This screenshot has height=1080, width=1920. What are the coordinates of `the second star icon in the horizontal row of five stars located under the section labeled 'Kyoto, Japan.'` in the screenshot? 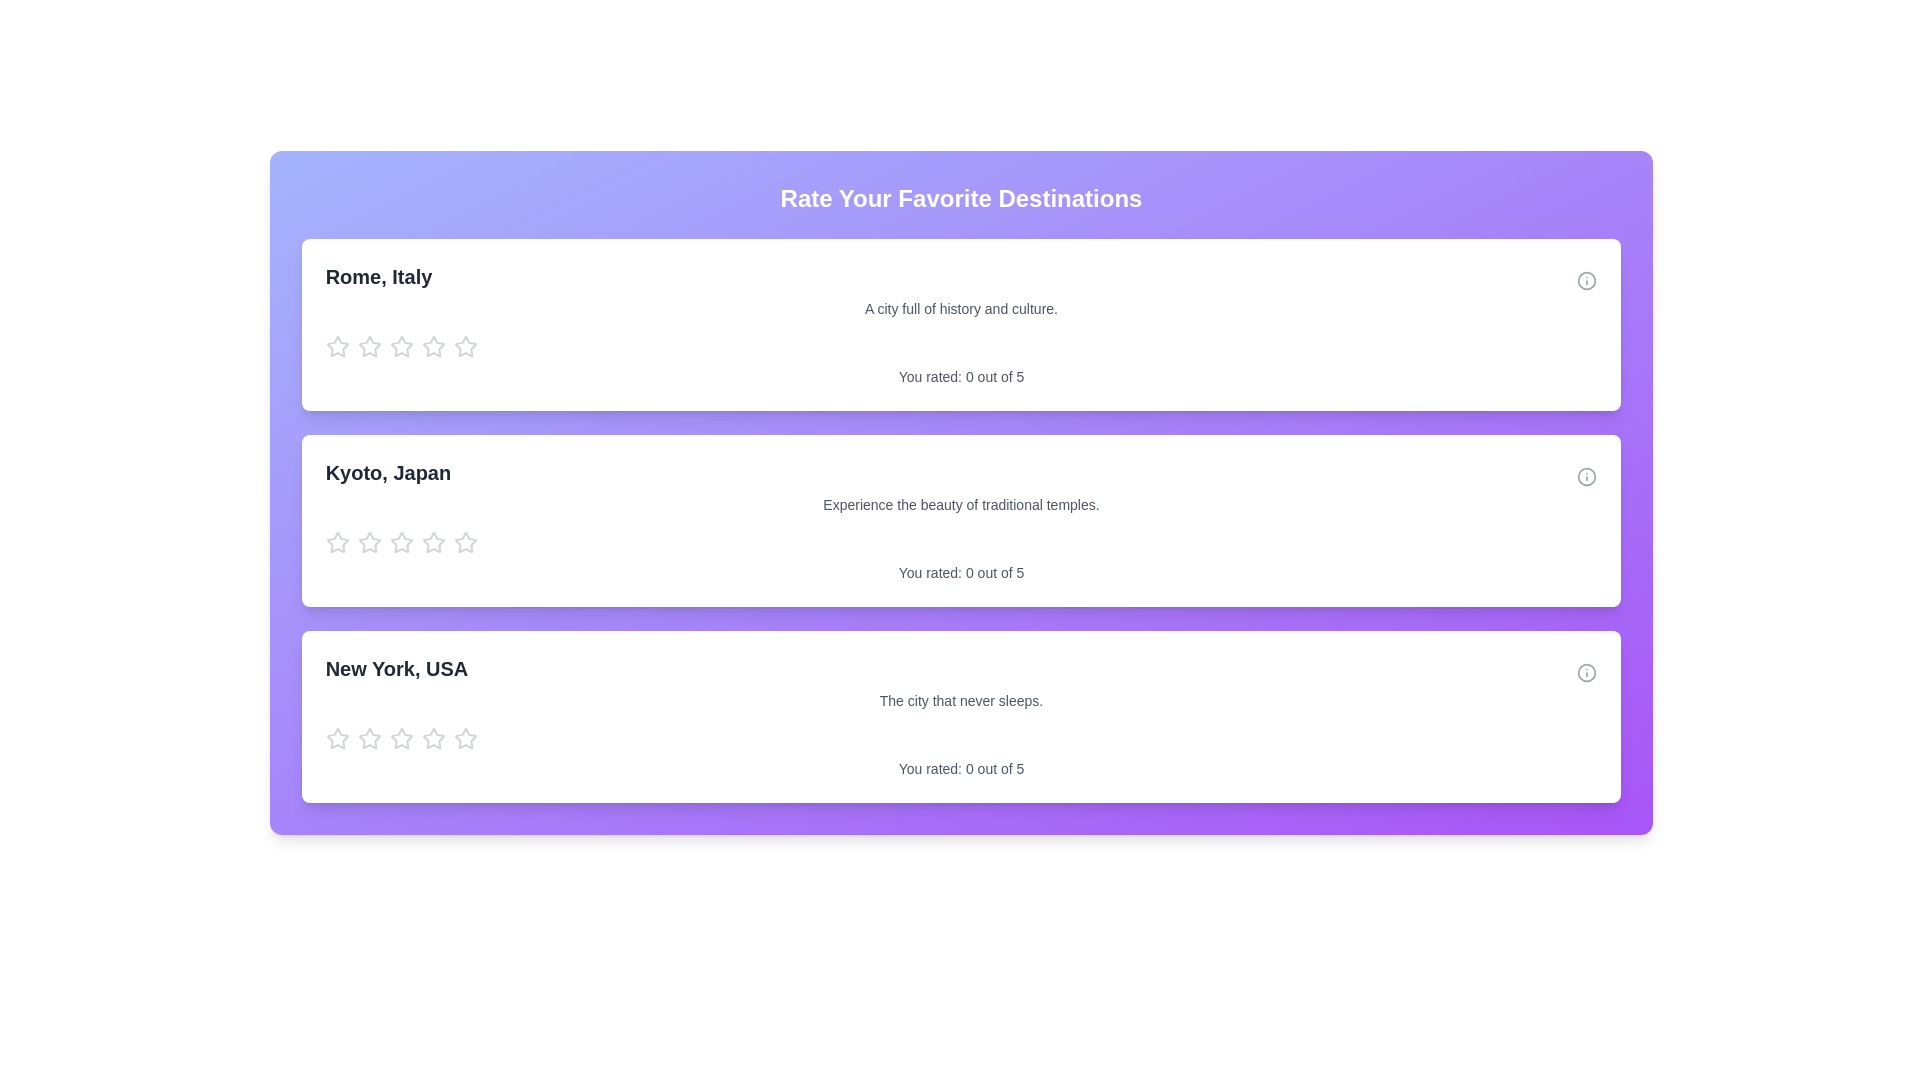 It's located at (369, 543).